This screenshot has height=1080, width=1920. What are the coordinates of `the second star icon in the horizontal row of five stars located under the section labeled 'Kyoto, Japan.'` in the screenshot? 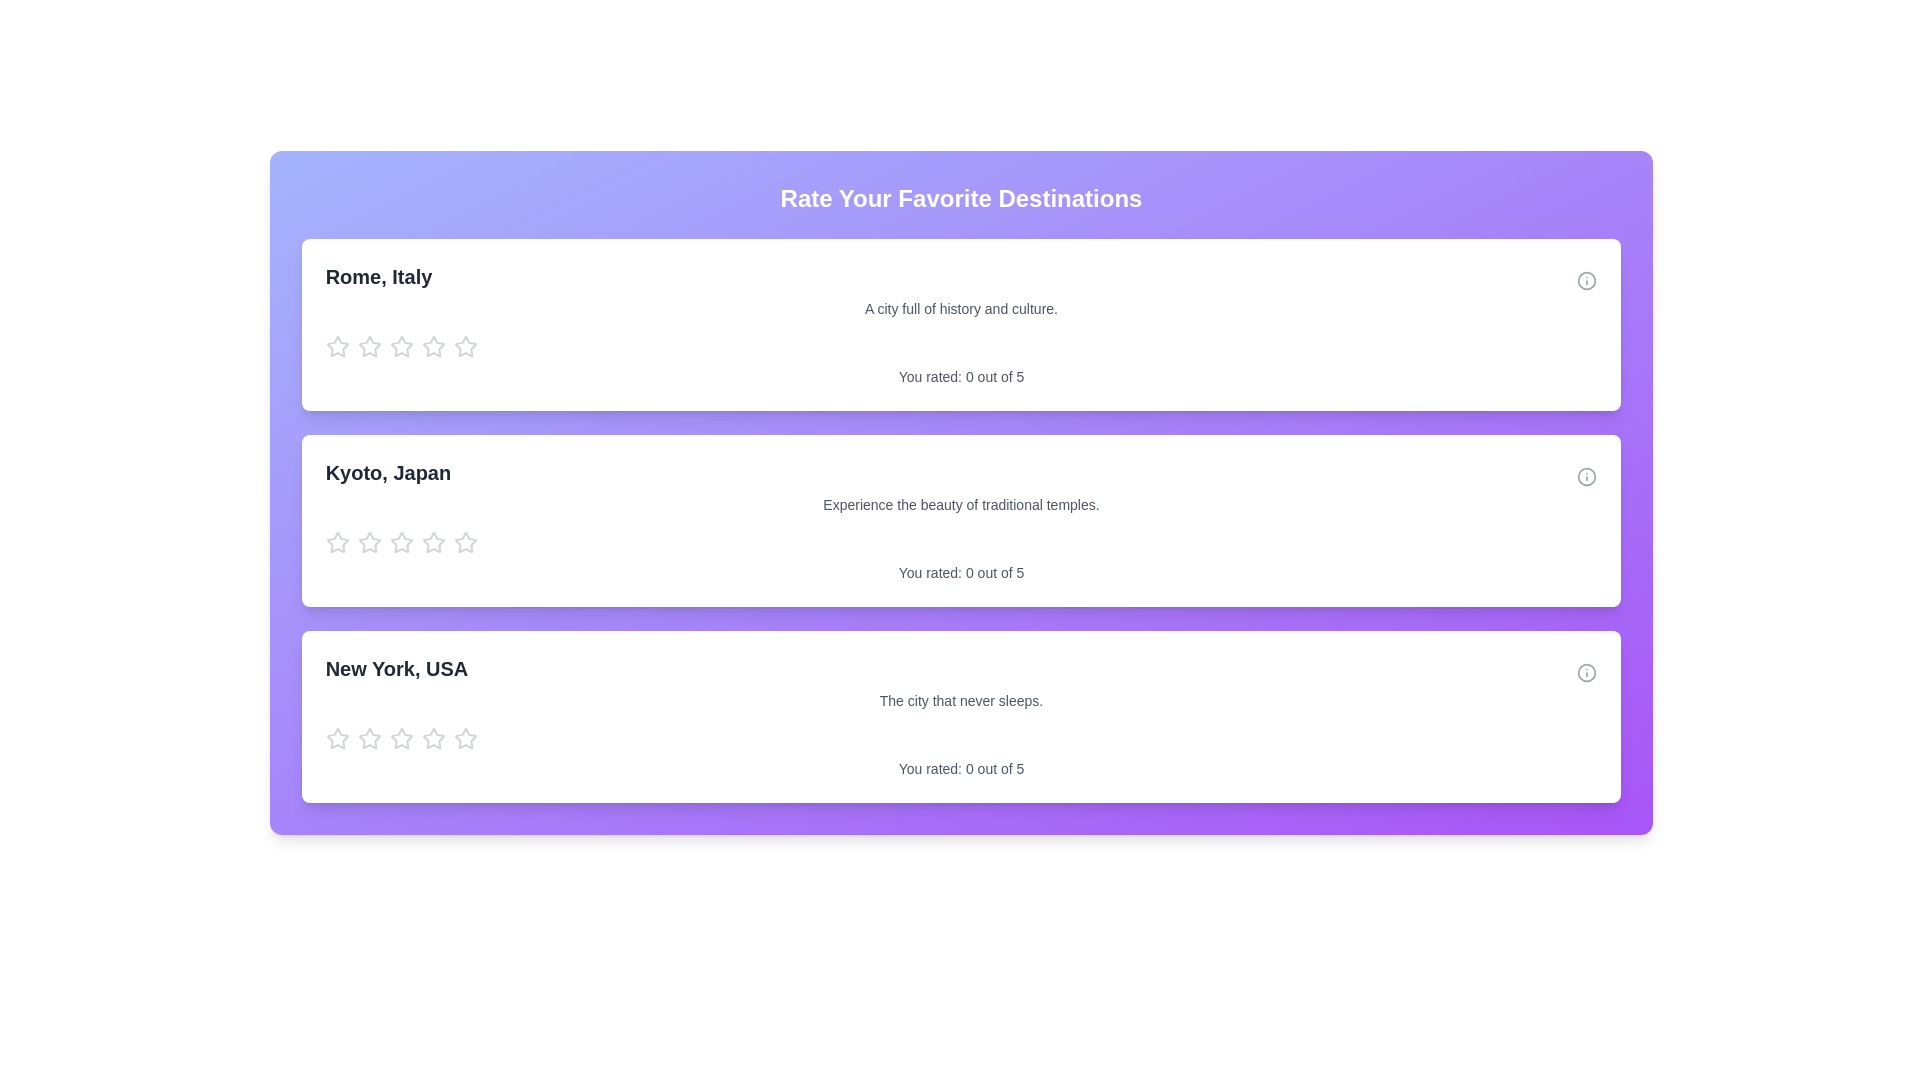 It's located at (369, 543).